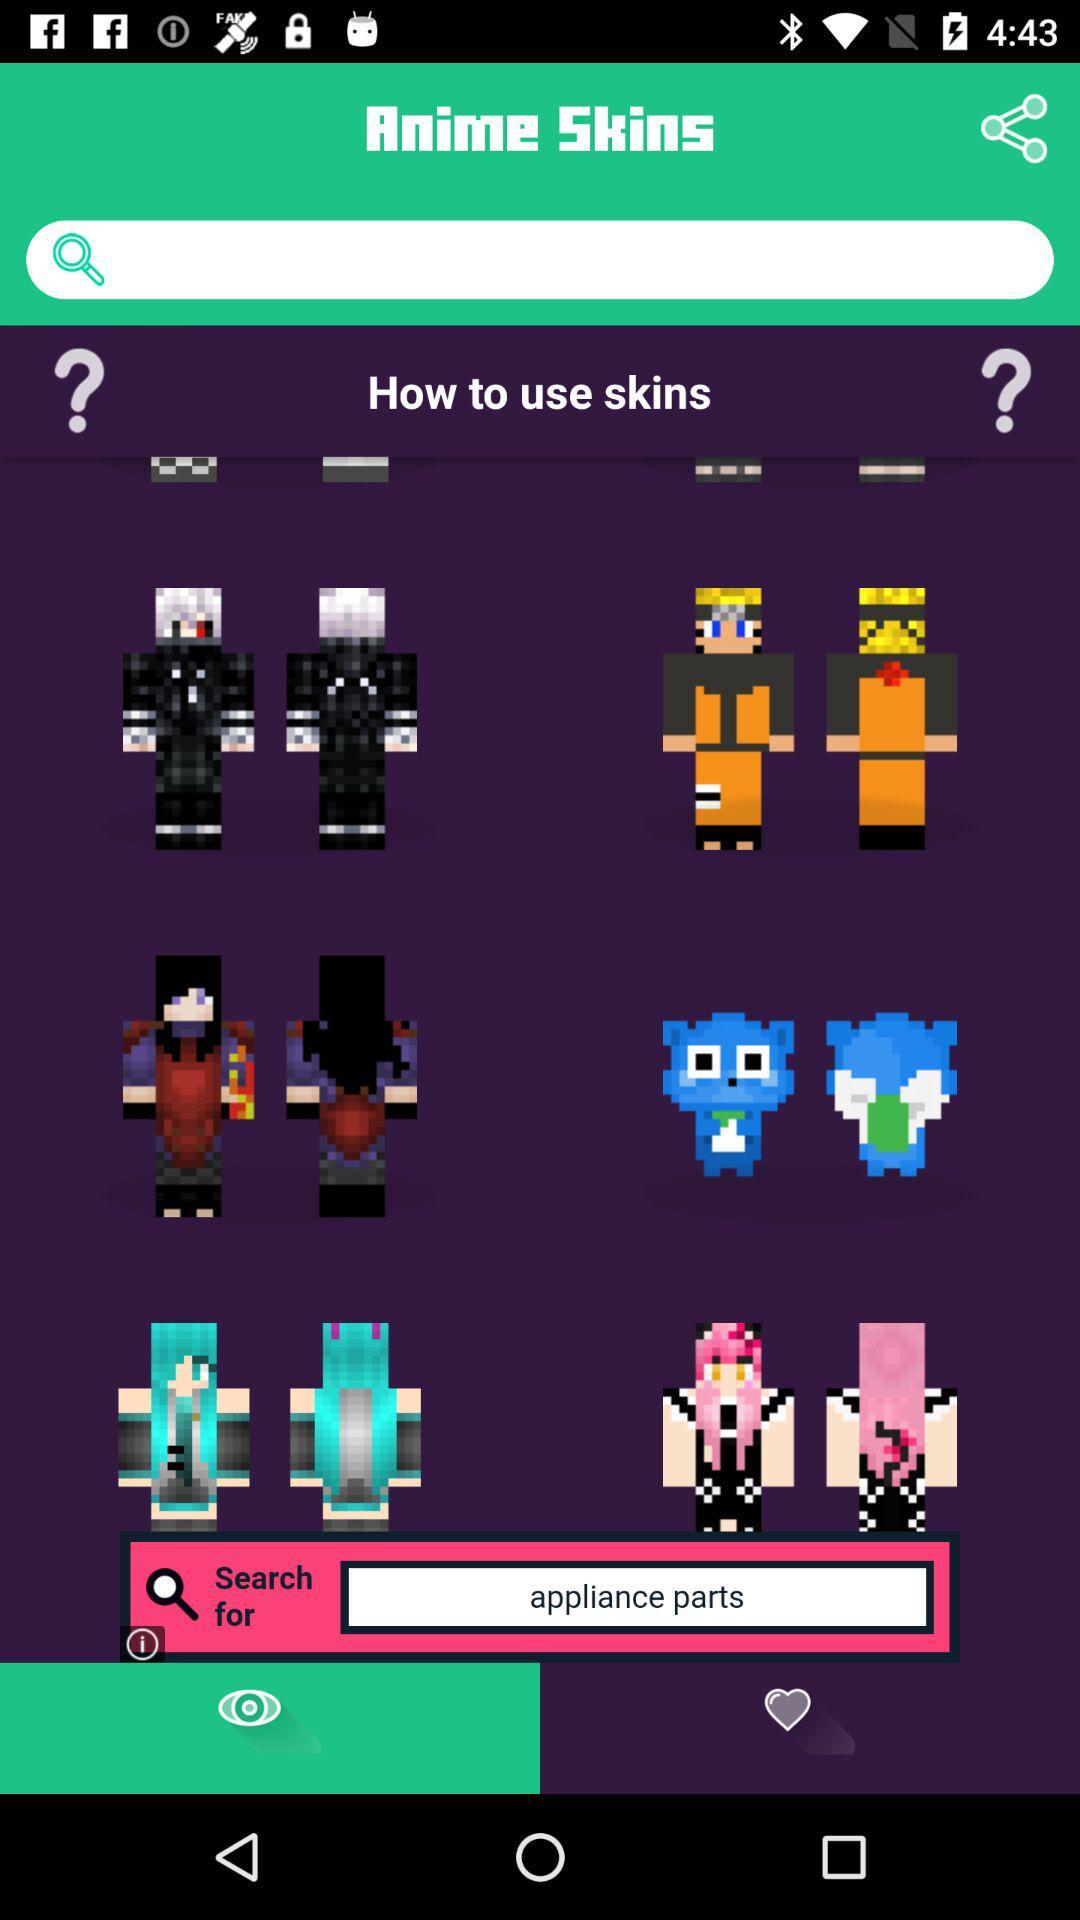 The height and width of the screenshot is (1920, 1080). Describe the element at coordinates (1014, 127) in the screenshot. I see `the share icon` at that location.